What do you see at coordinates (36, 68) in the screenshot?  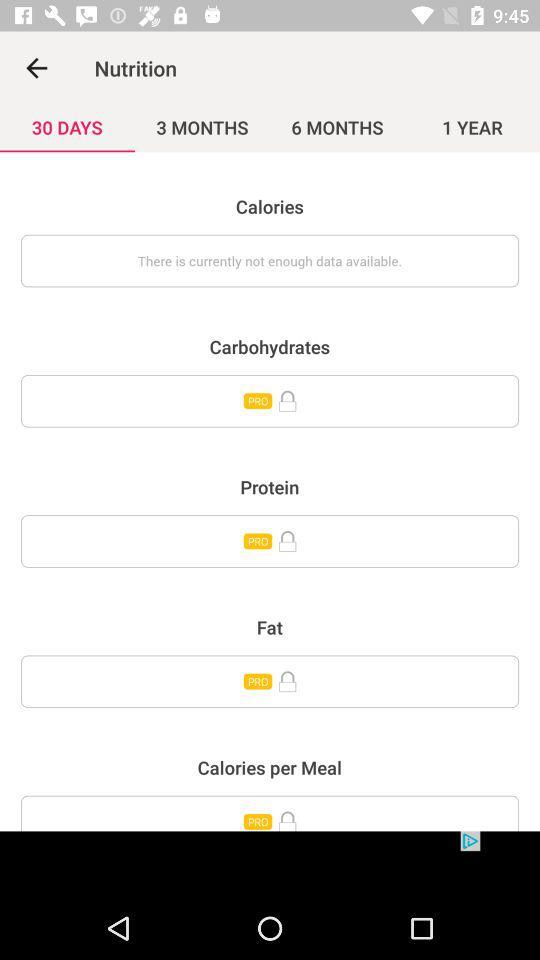 I see `icon above the 30 days` at bounding box center [36, 68].